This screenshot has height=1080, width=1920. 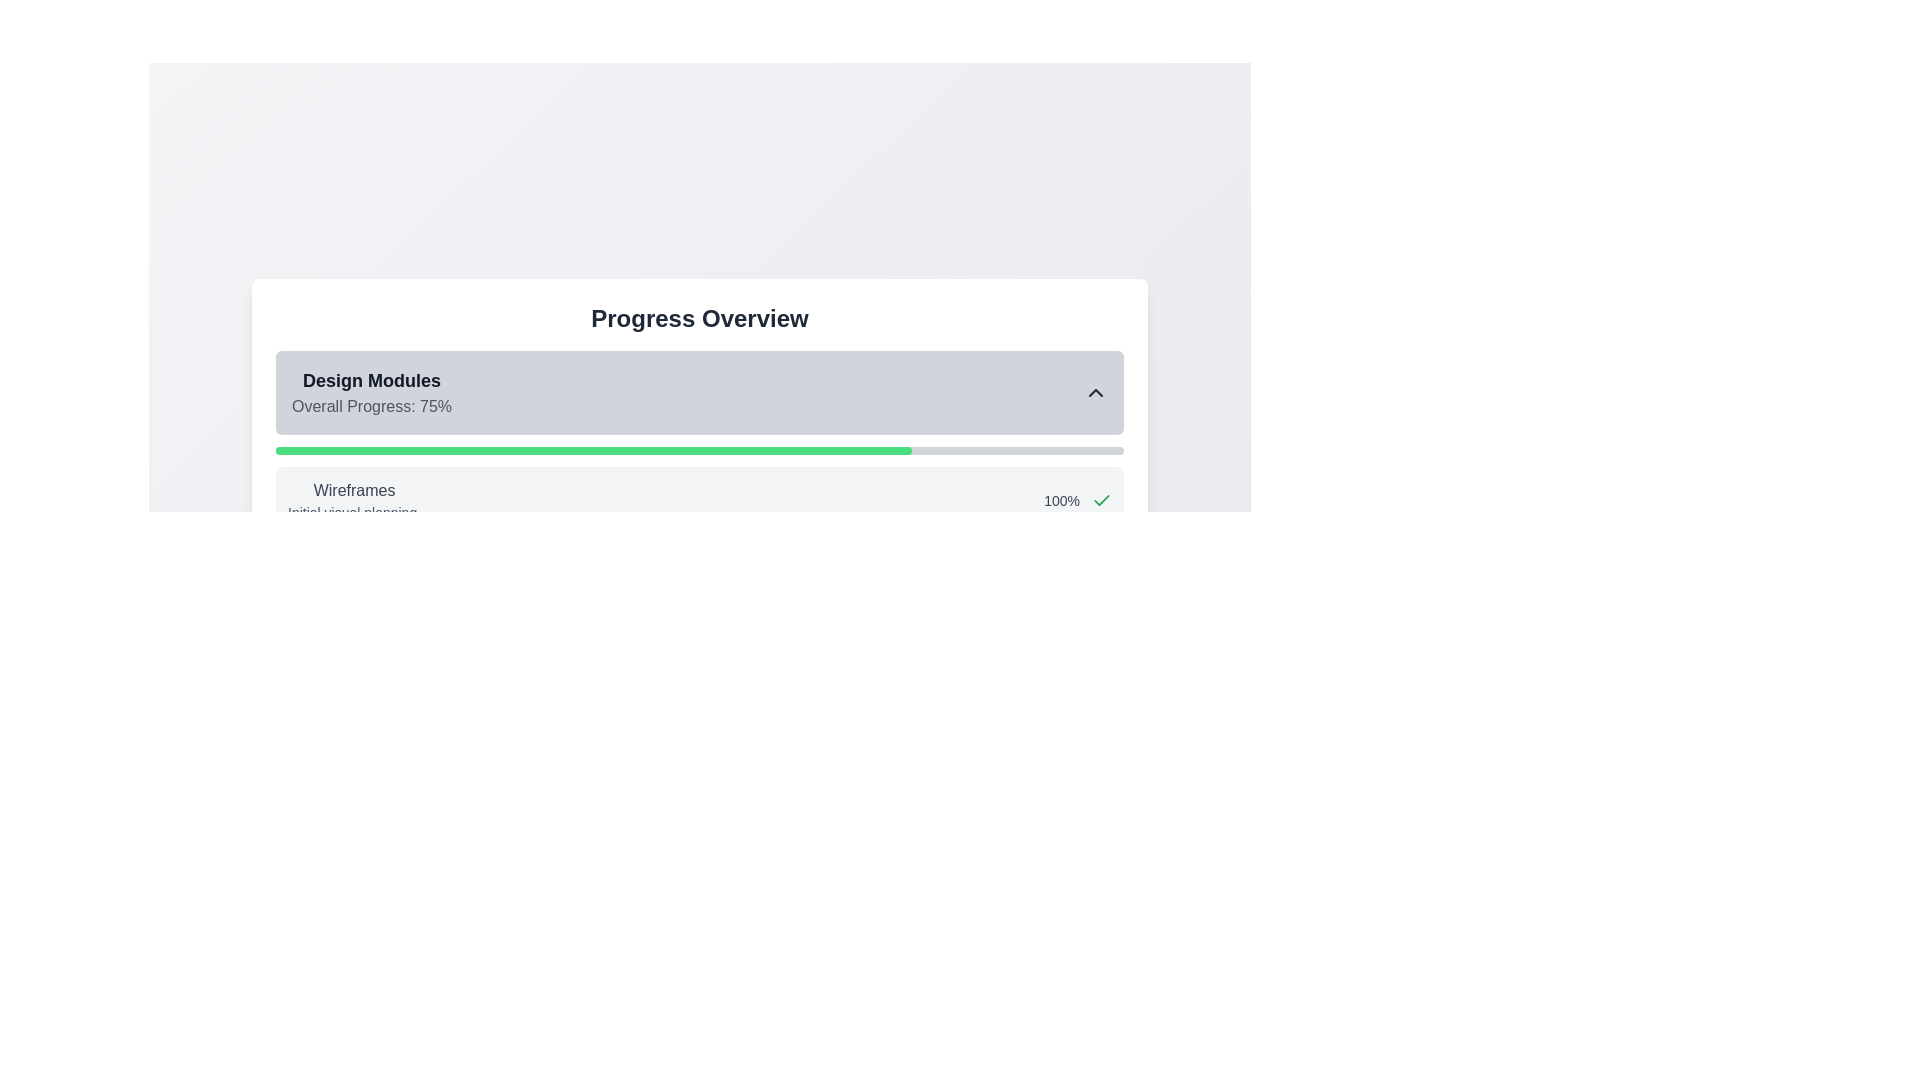 What do you see at coordinates (354, 512) in the screenshot?
I see `the descriptive text label located below the 'Wireframes' item in the 'Progress Overview' card` at bounding box center [354, 512].